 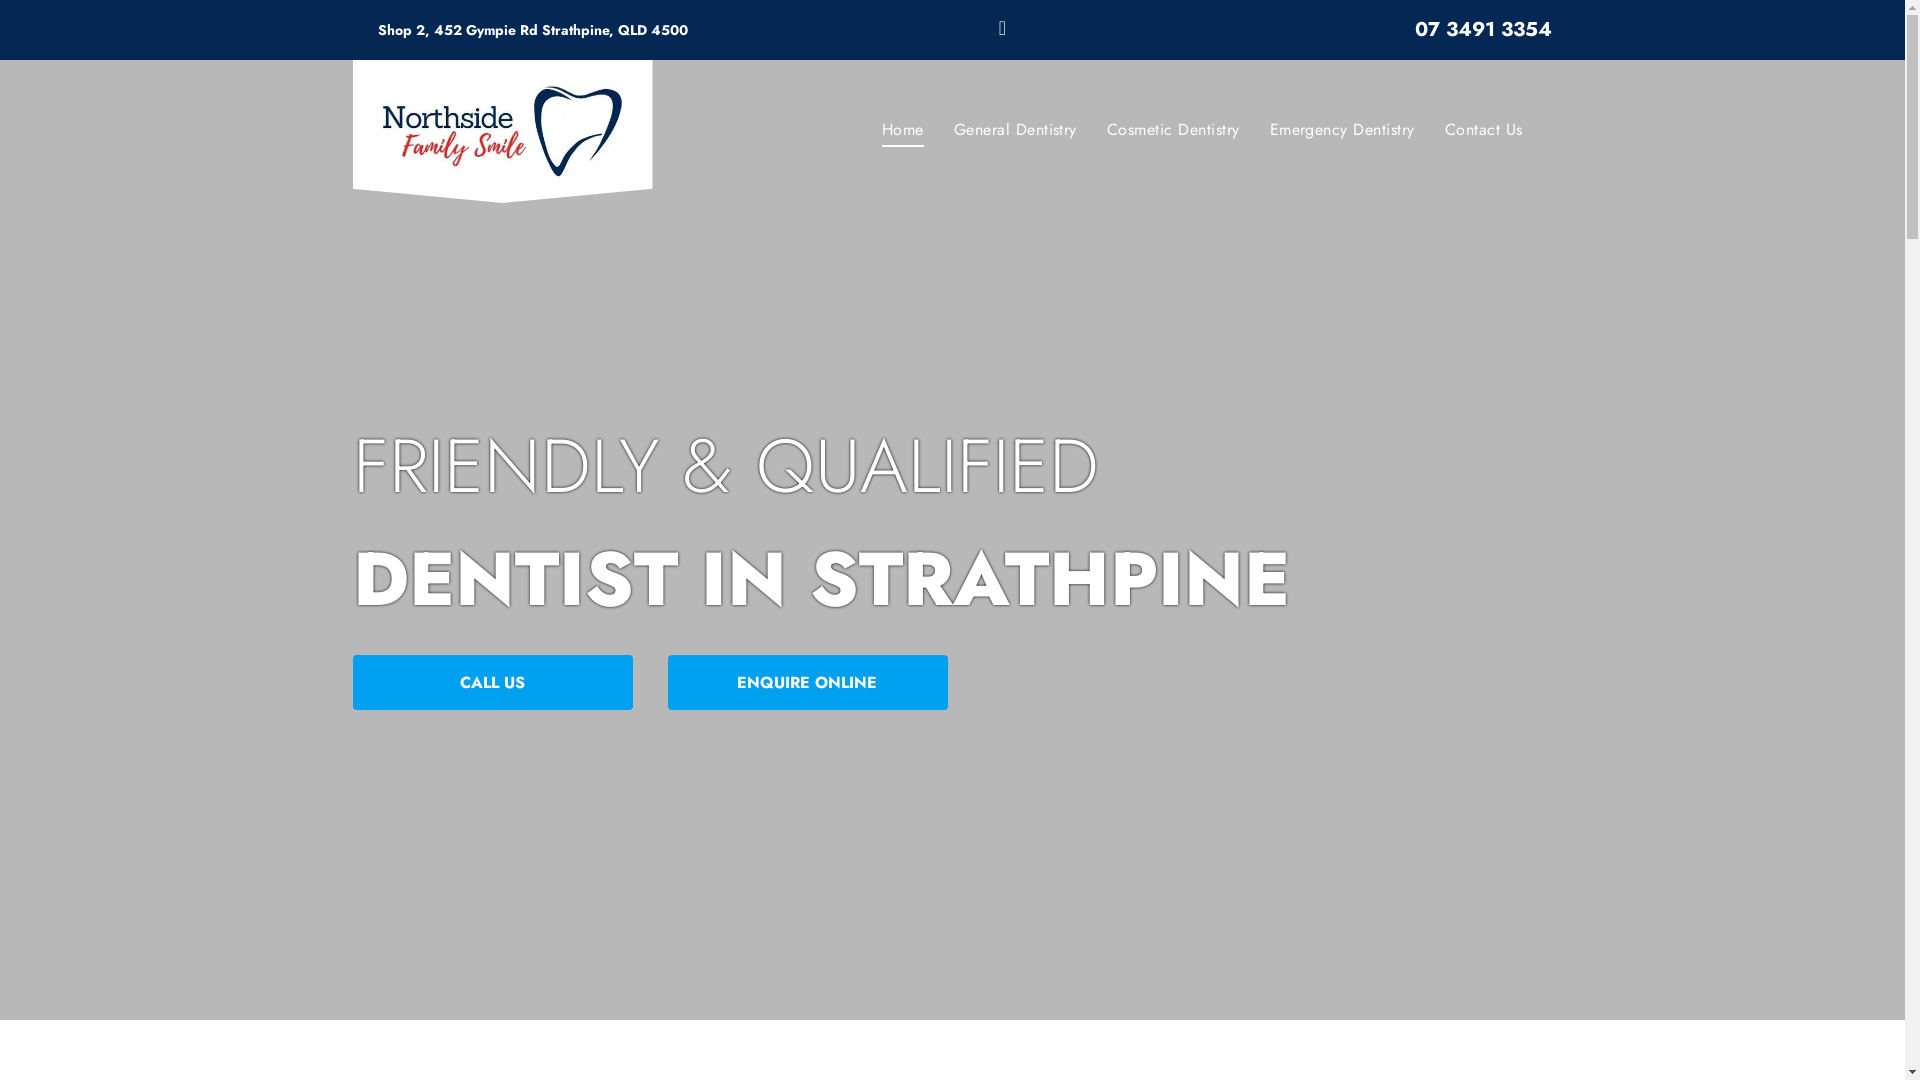 I want to click on 'Emergency Dentistry', so click(x=1342, y=130).